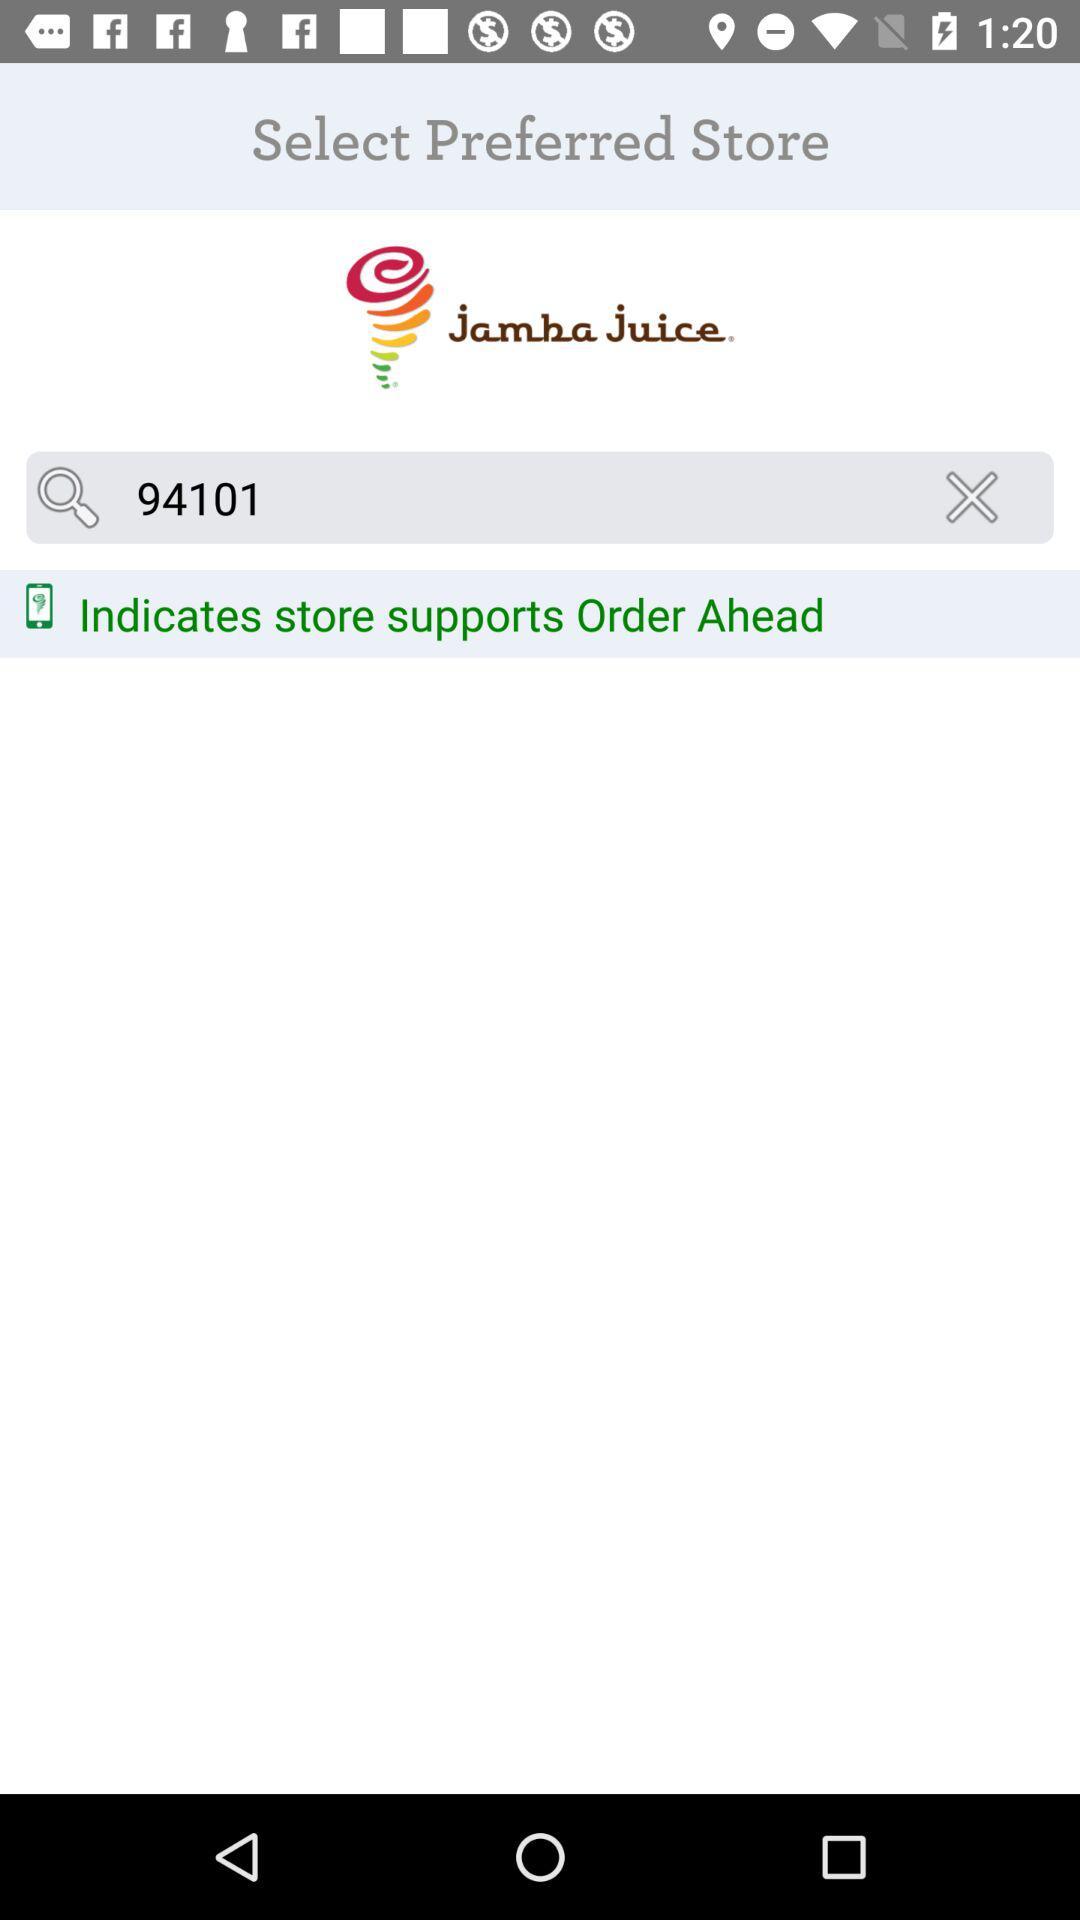 This screenshot has height=1920, width=1080. Describe the element at coordinates (540, 497) in the screenshot. I see `the 94101 icon` at that location.